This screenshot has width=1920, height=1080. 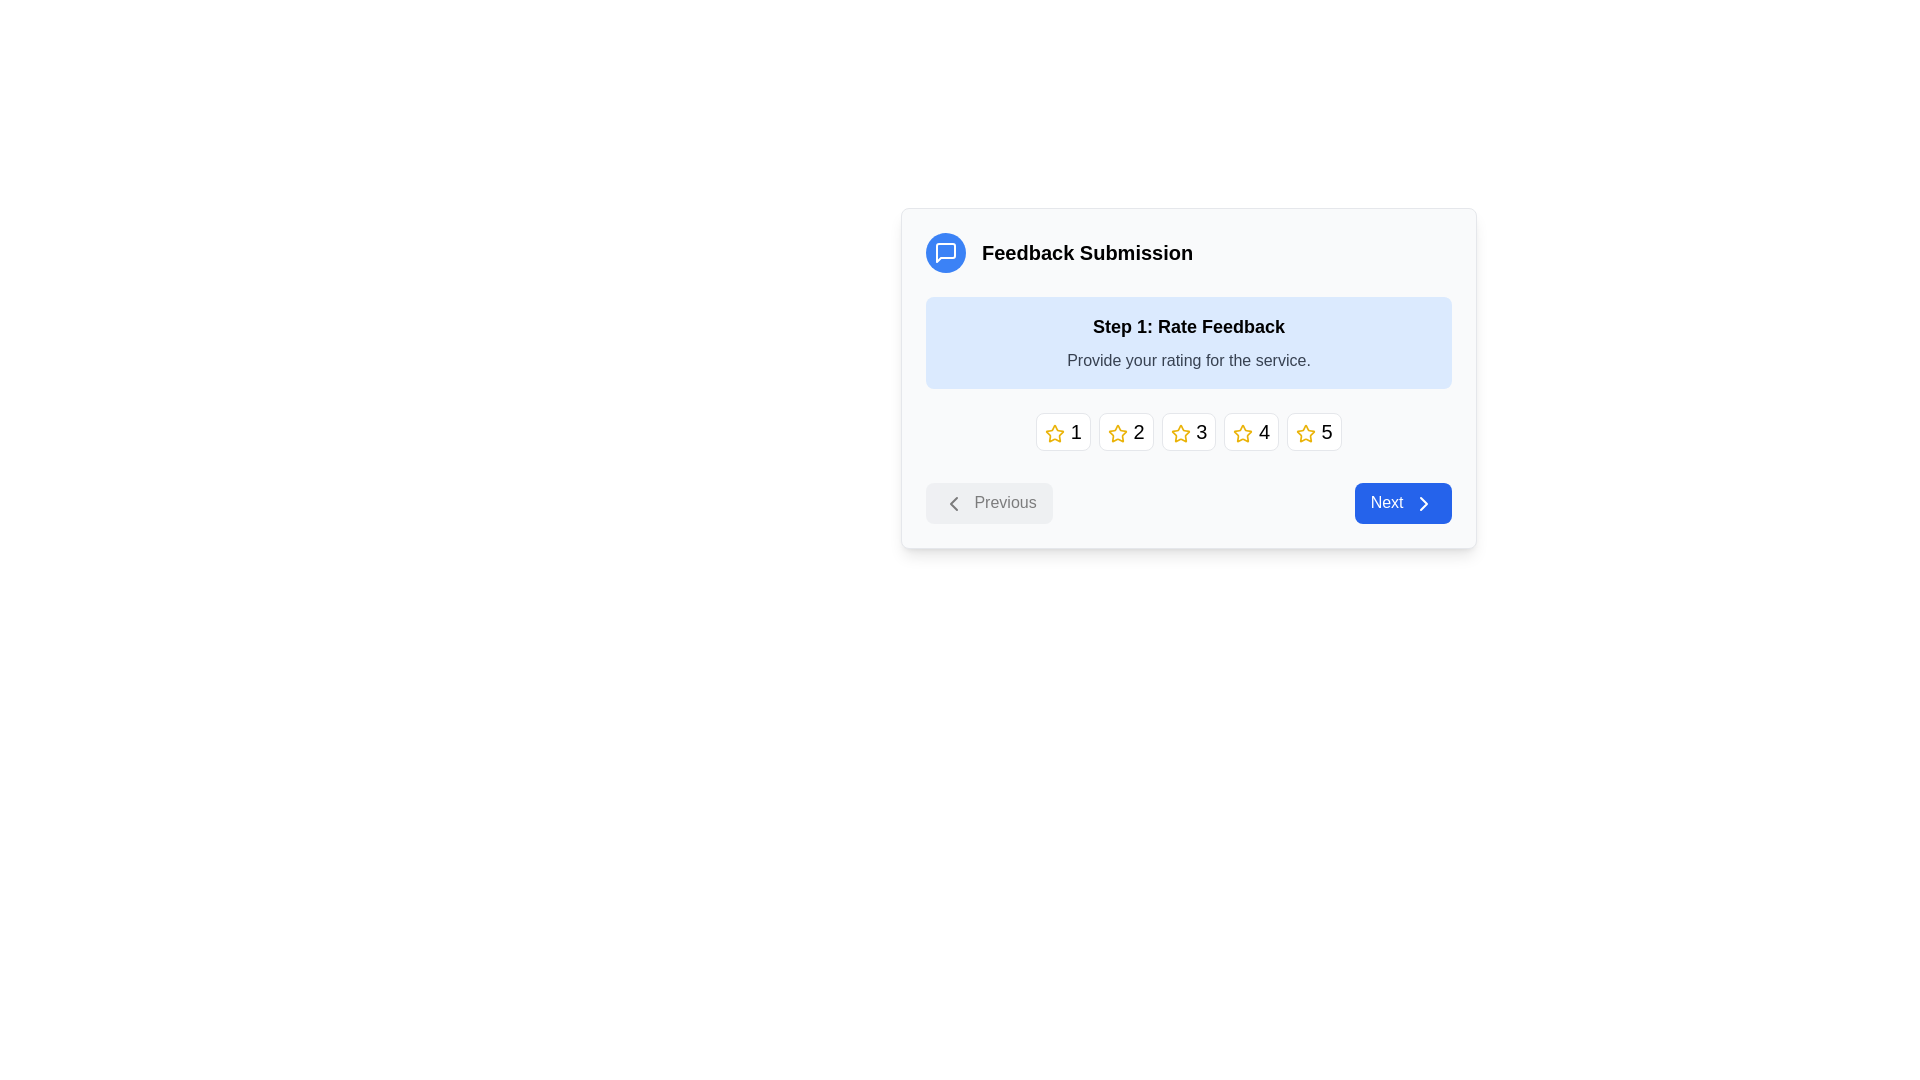 I want to click on the rightward-pointing chevron arrow icon with a blue background and white stroke, part of the 'Next' button in the feedback submission form, so click(x=1423, y=501).